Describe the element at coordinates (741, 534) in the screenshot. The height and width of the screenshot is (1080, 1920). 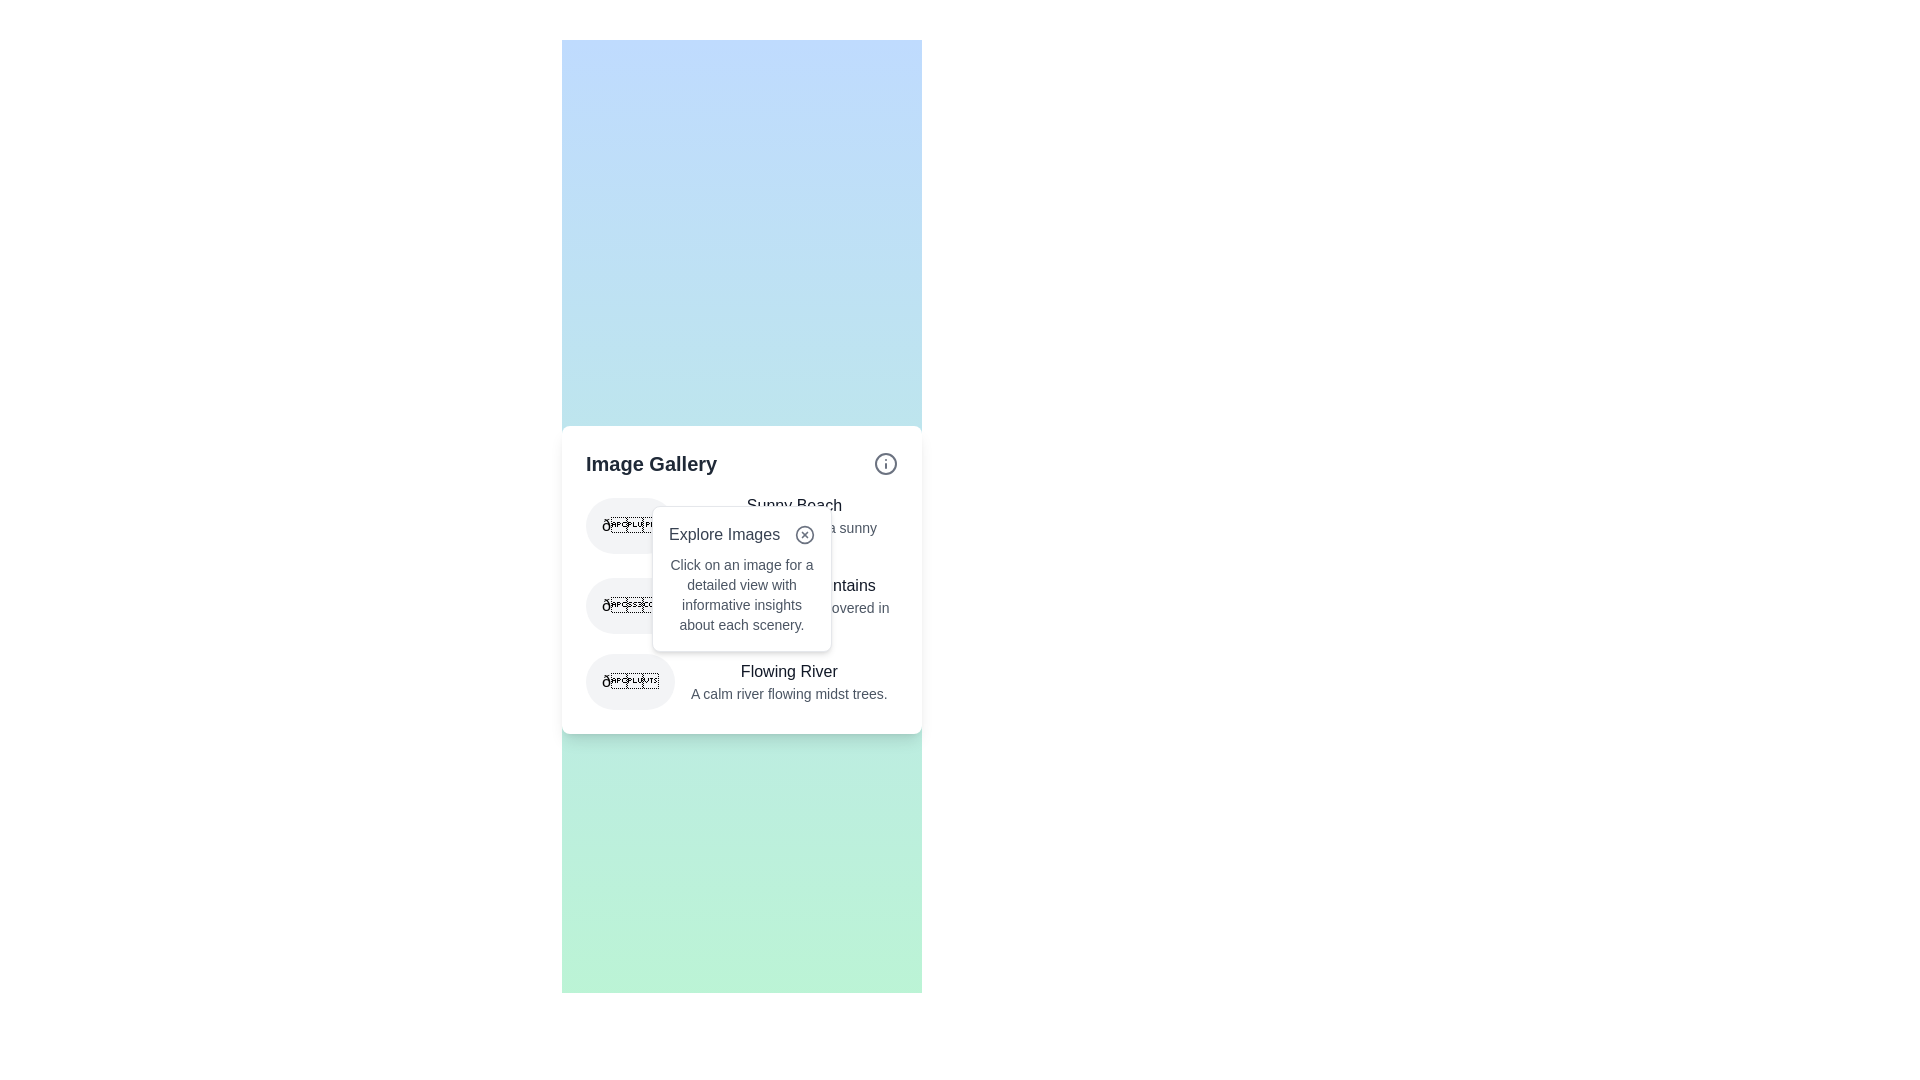
I see `title text 'Explore Images' located in the popup panel, which is the first visual component inside the panel and positioned above explanatory text` at that location.